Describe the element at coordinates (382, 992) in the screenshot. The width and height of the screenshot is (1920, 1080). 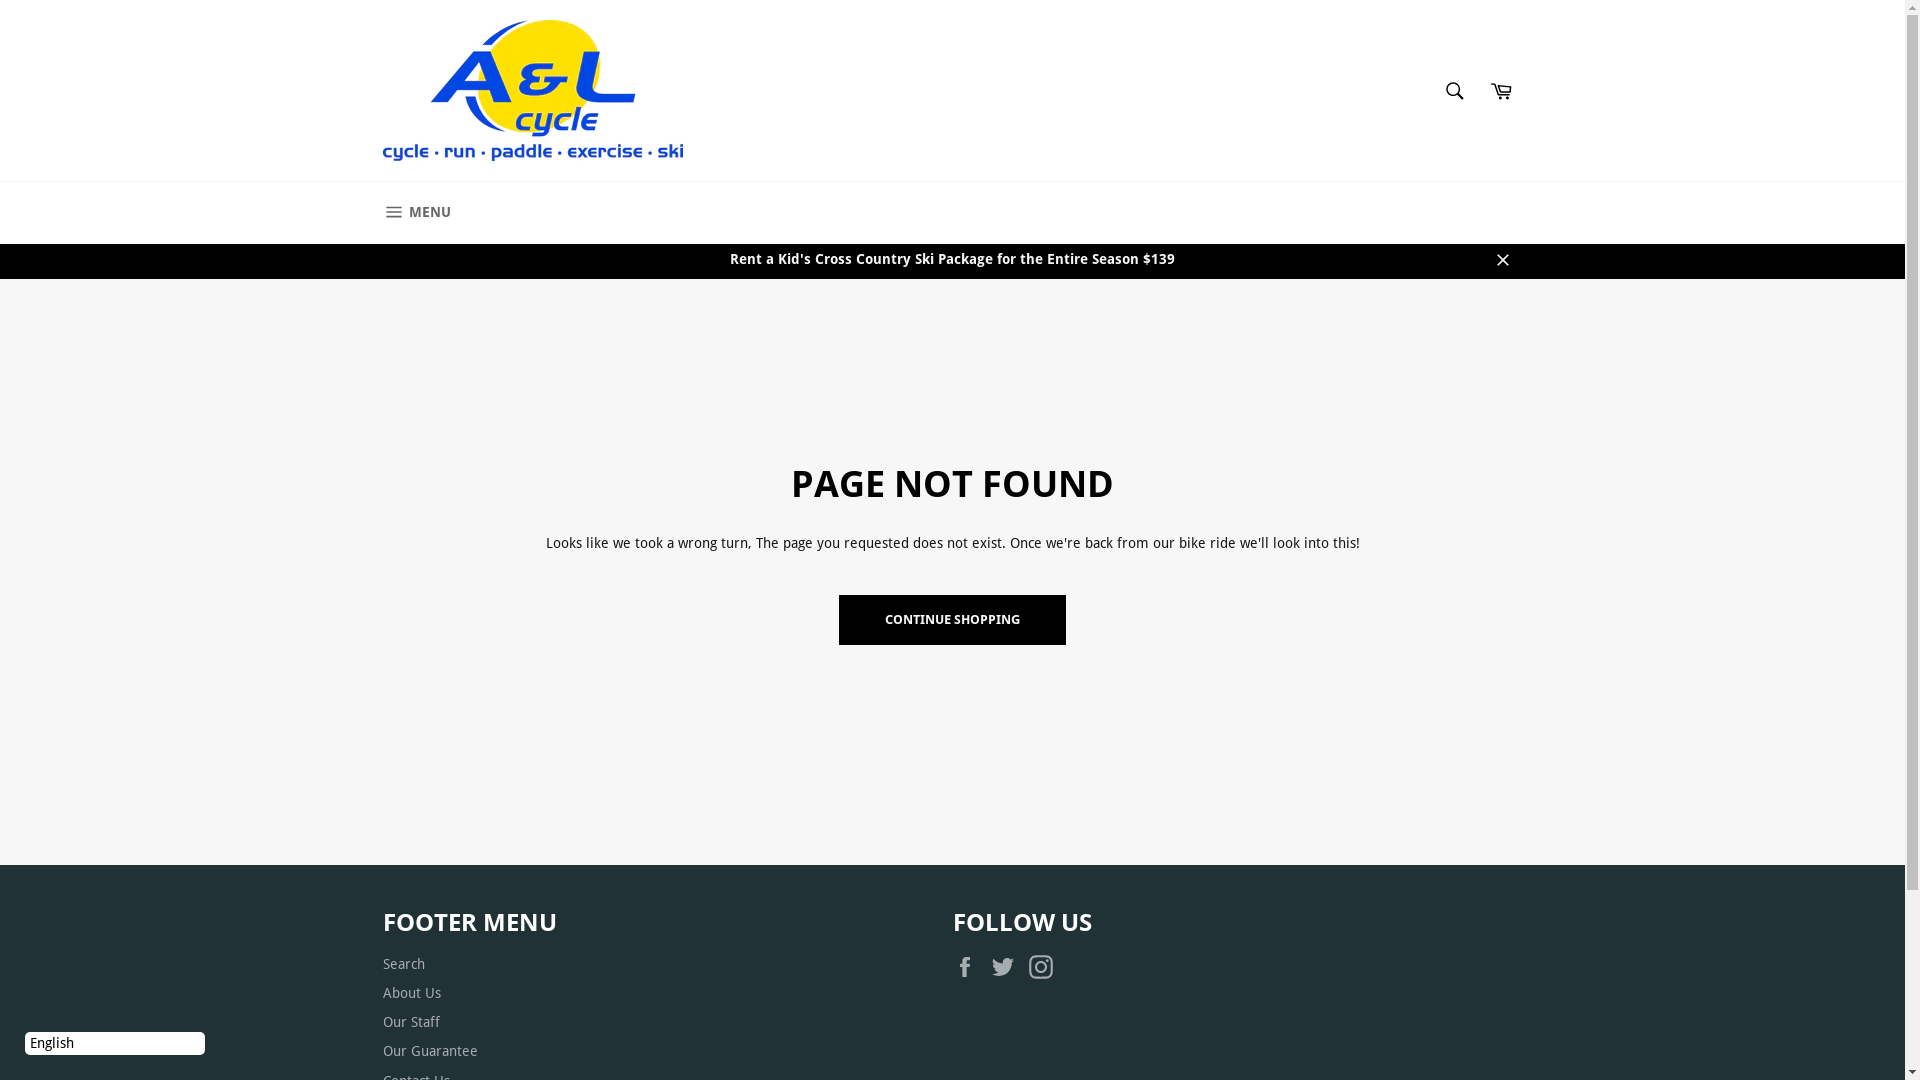
I see `'About Us'` at that location.